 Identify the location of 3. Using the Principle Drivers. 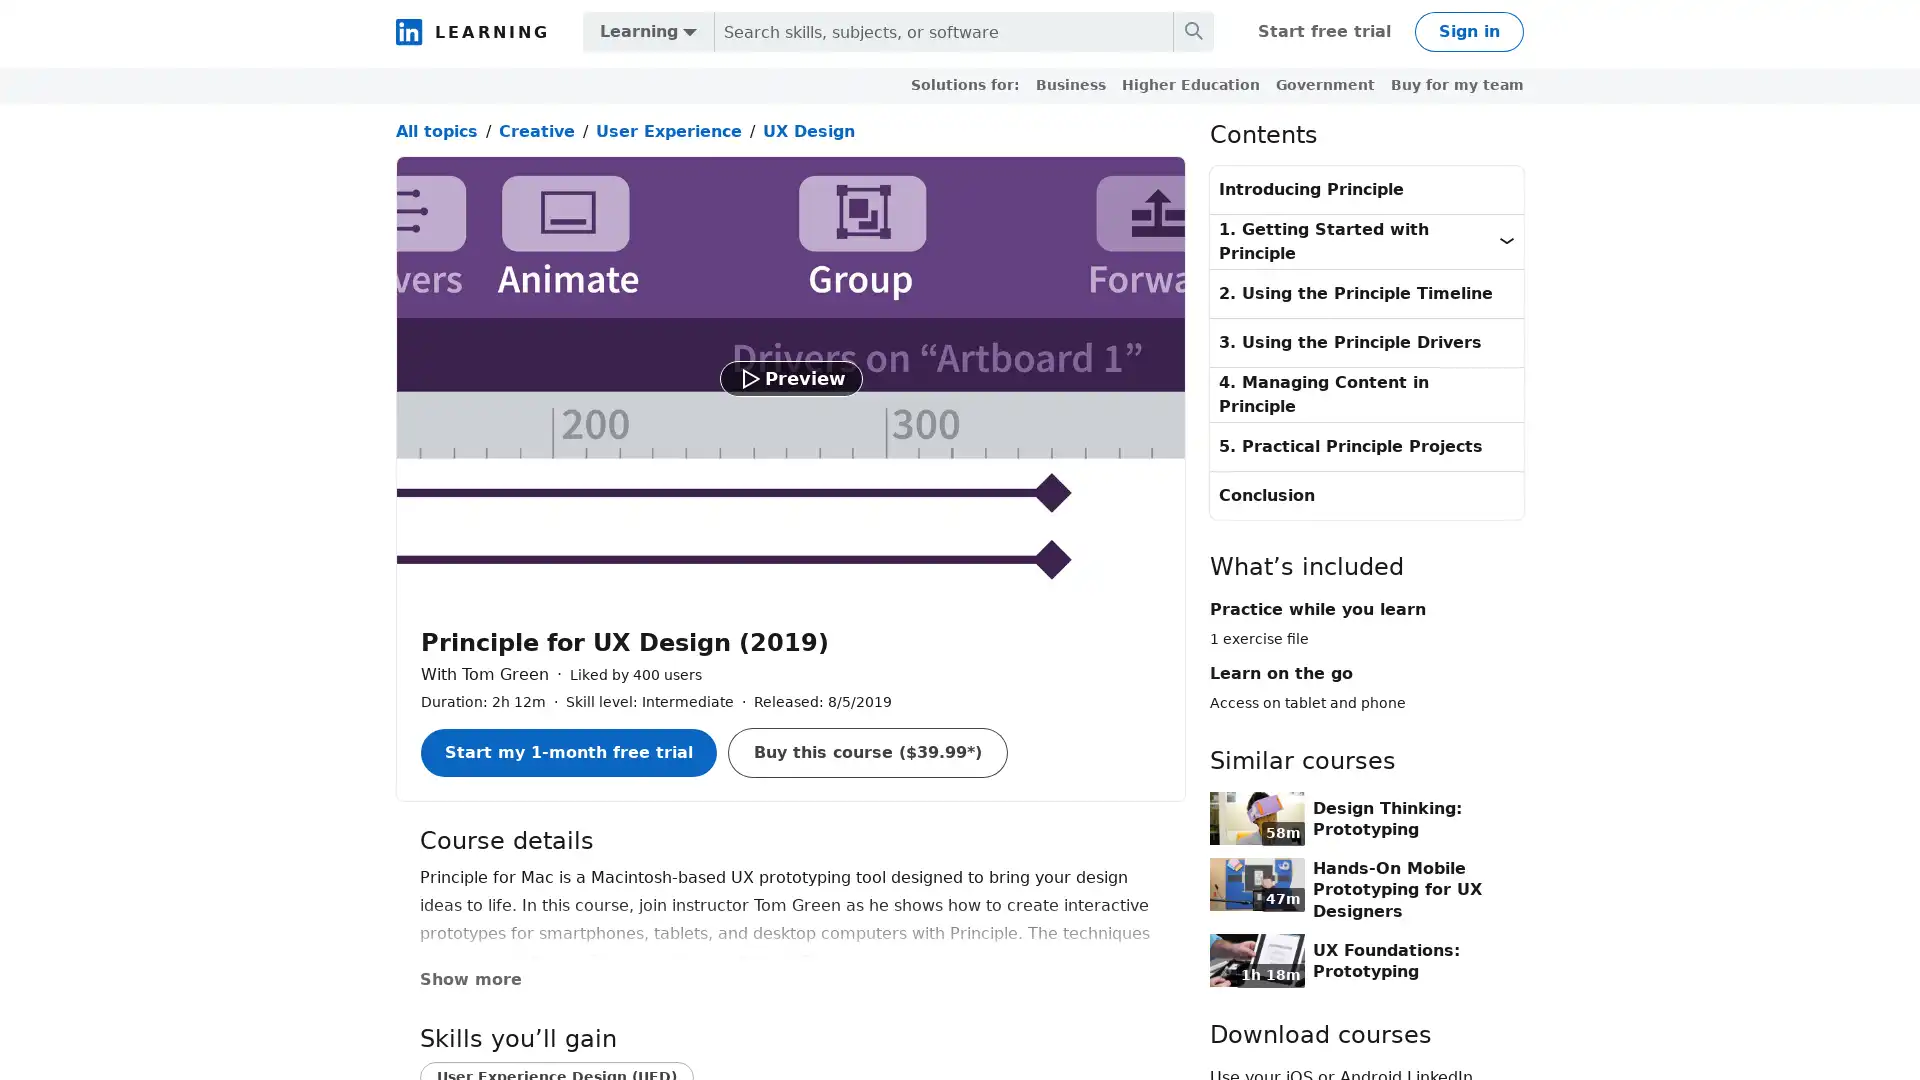
(1366, 341).